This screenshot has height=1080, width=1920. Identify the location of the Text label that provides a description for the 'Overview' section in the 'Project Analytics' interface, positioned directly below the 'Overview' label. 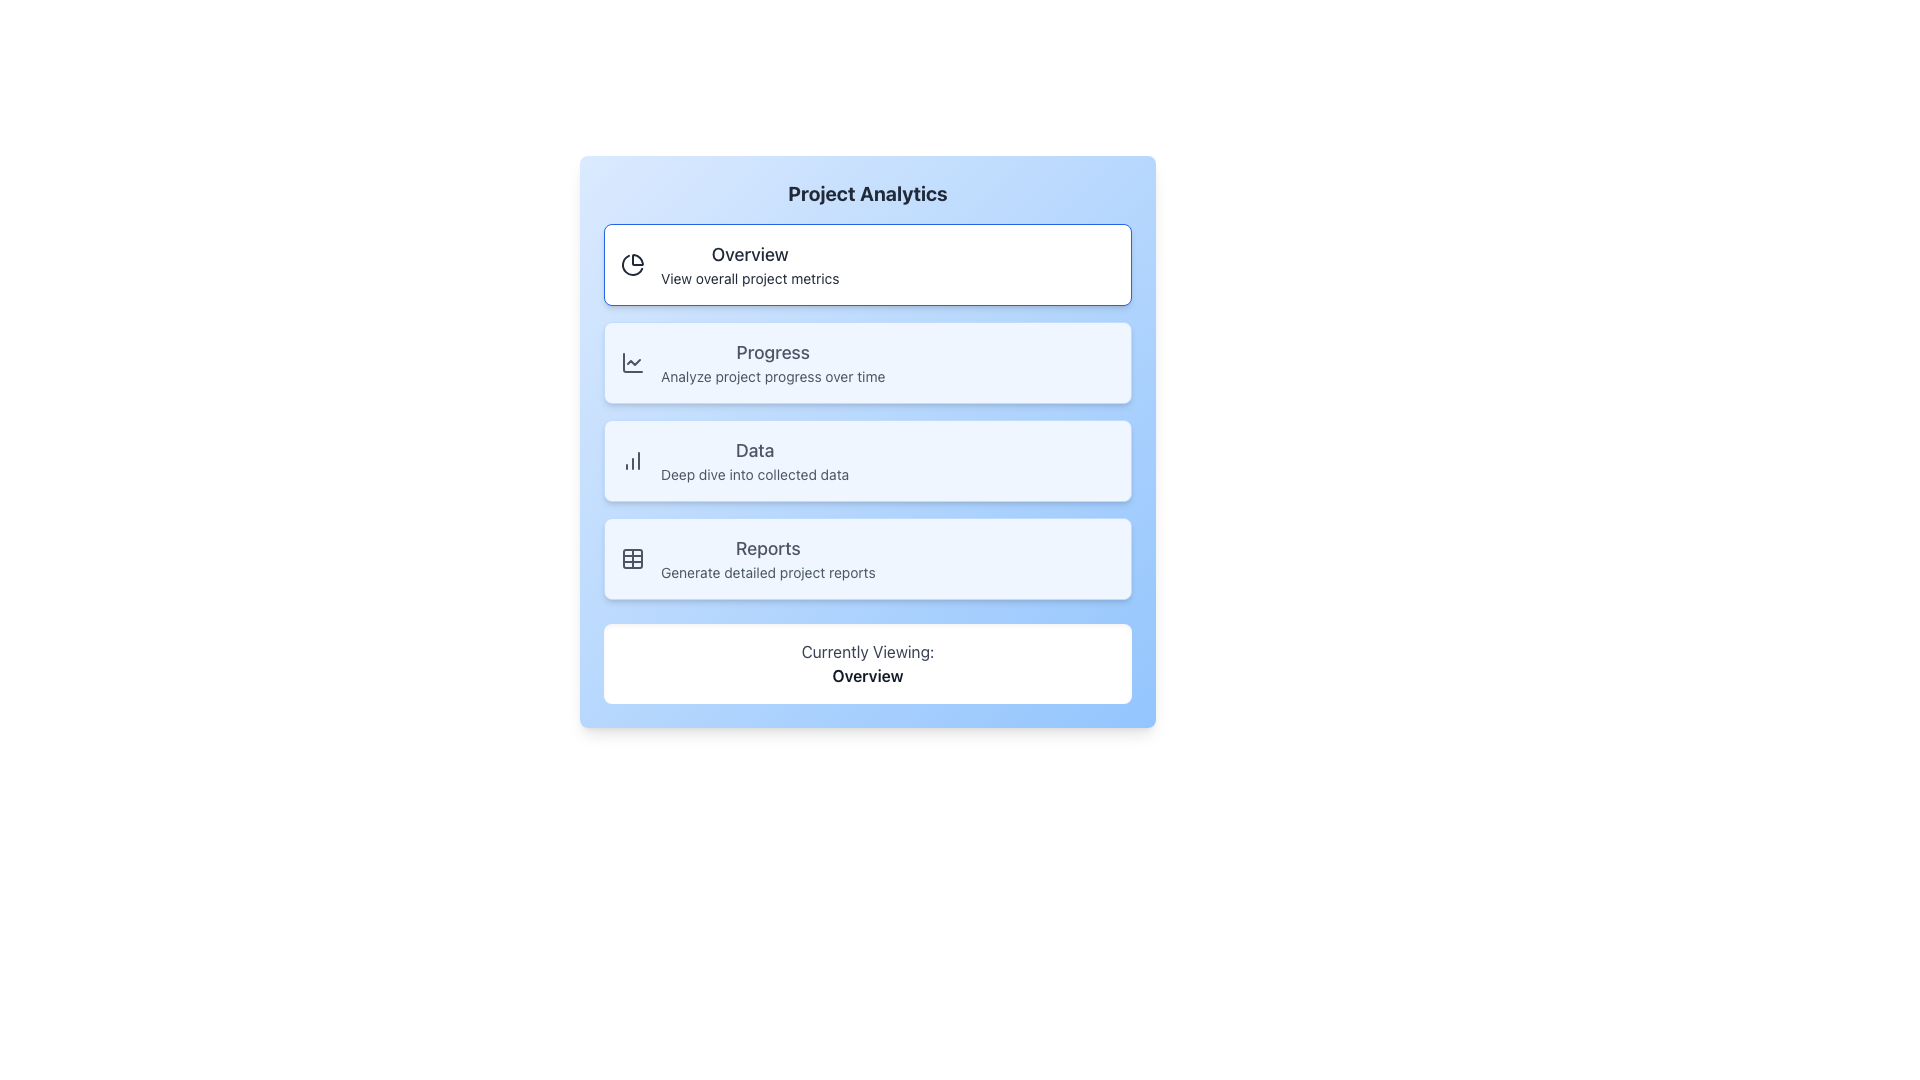
(749, 278).